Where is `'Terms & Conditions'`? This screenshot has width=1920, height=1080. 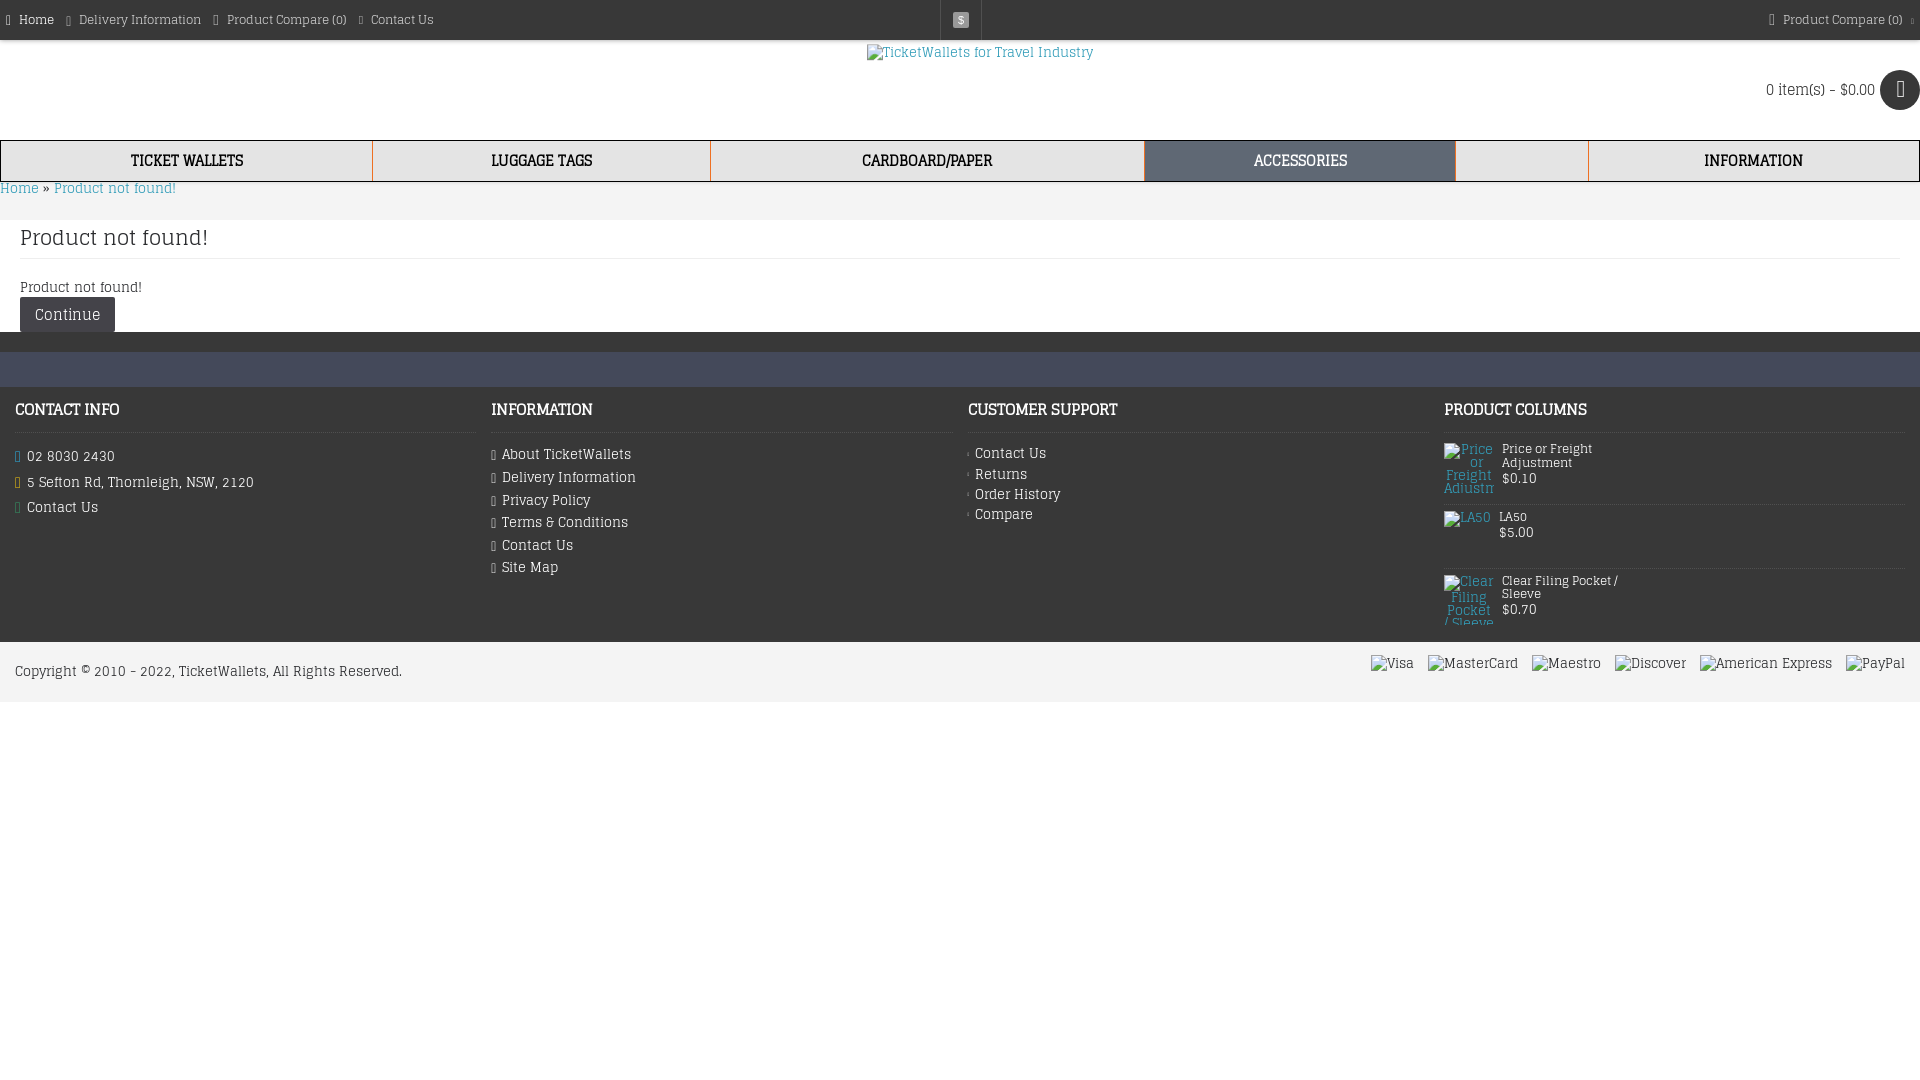 'Terms & Conditions' is located at coordinates (720, 522).